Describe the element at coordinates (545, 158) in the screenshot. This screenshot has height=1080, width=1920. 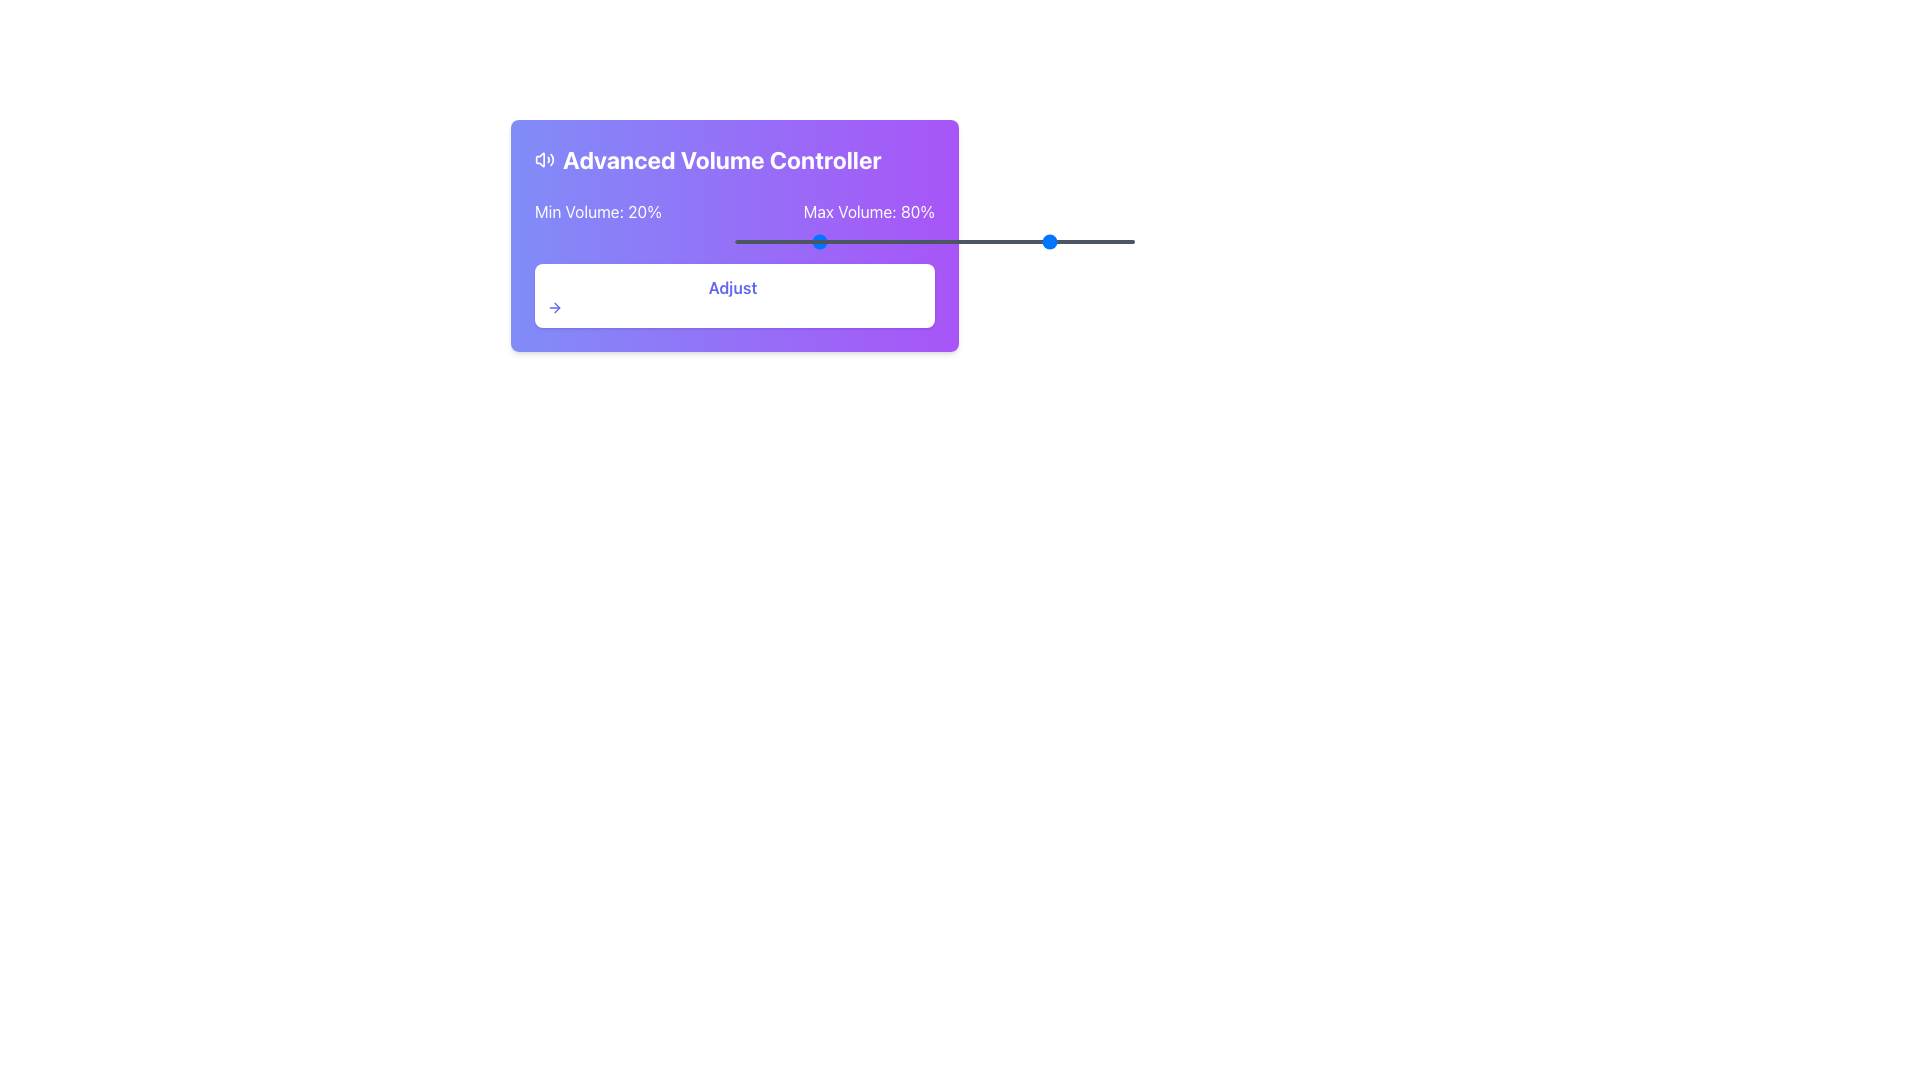
I see `the speaker icon with sound waves located to the left of the 'Advanced Volume Controller' text in the header section` at that location.